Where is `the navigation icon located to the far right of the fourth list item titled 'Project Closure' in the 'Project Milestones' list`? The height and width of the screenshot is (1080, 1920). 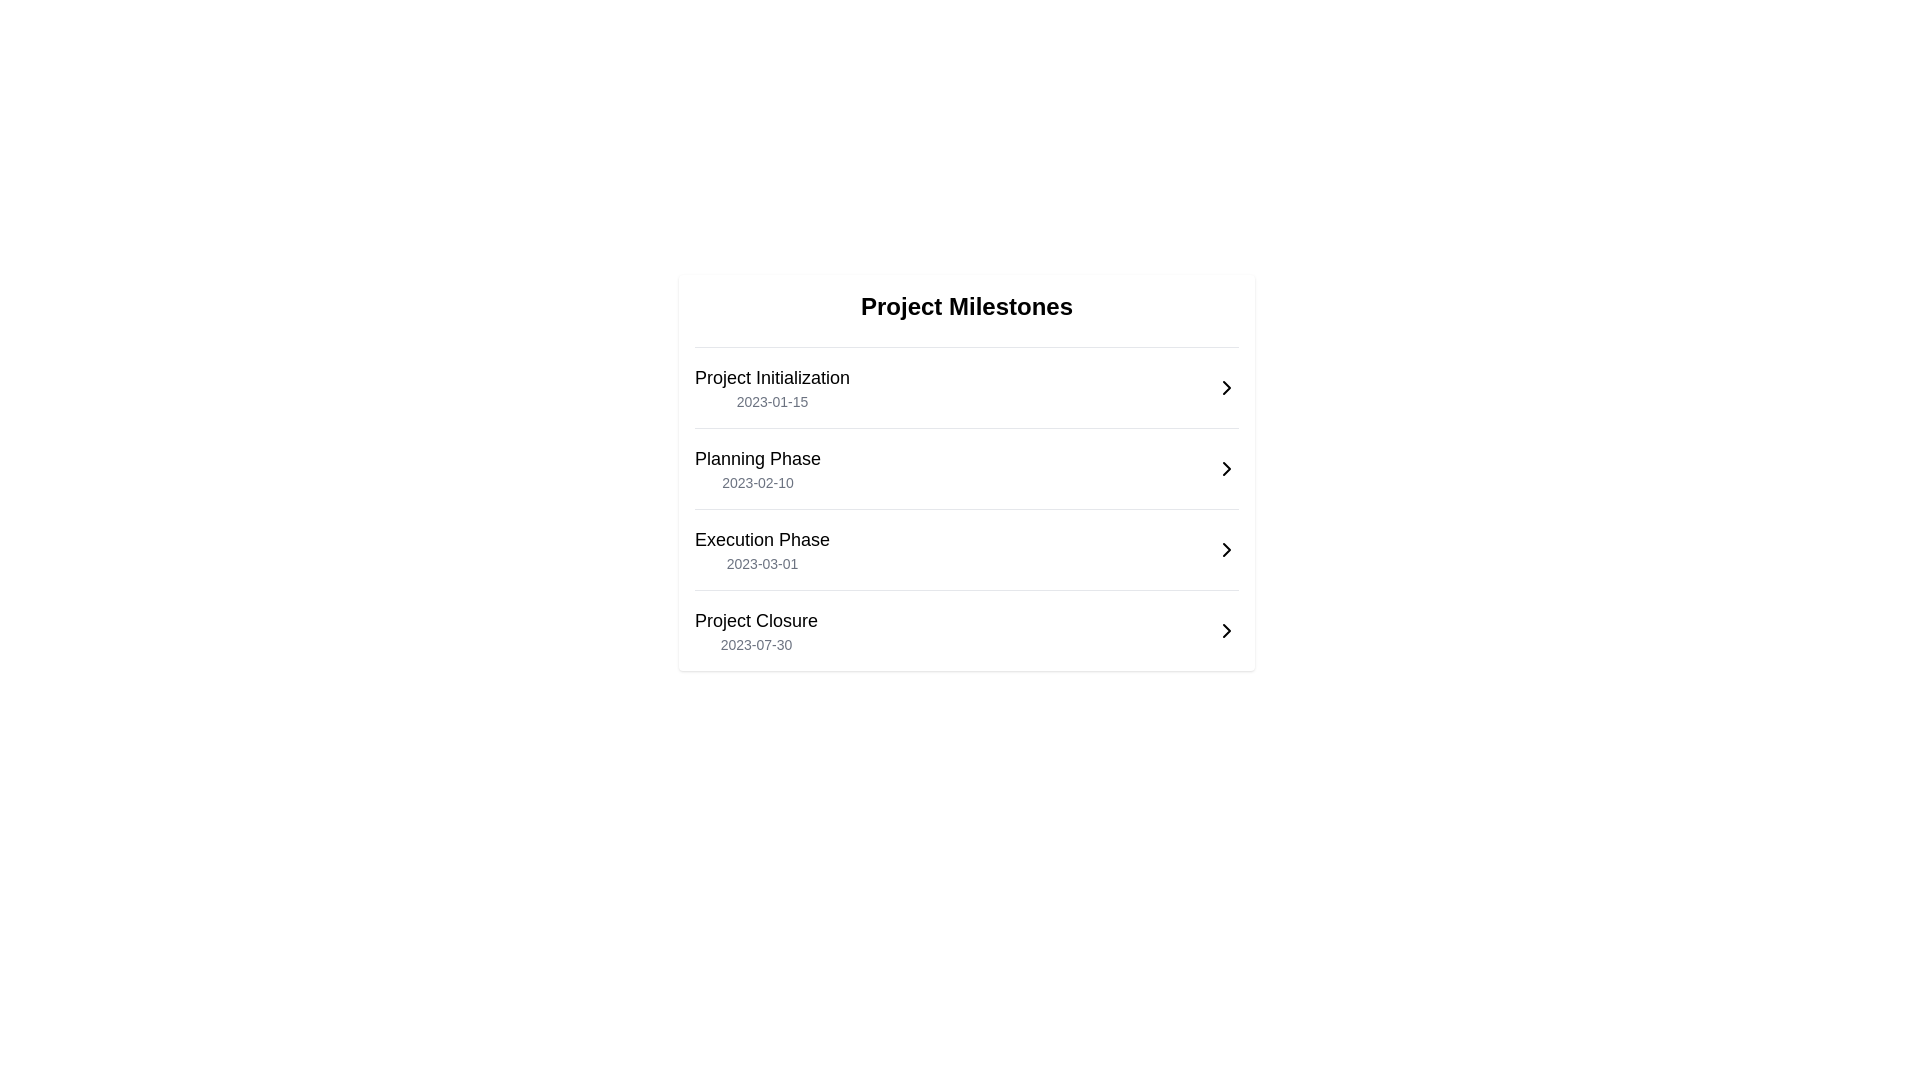 the navigation icon located to the far right of the fourth list item titled 'Project Closure' in the 'Project Milestones' list is located at coordinates (1226, 631).